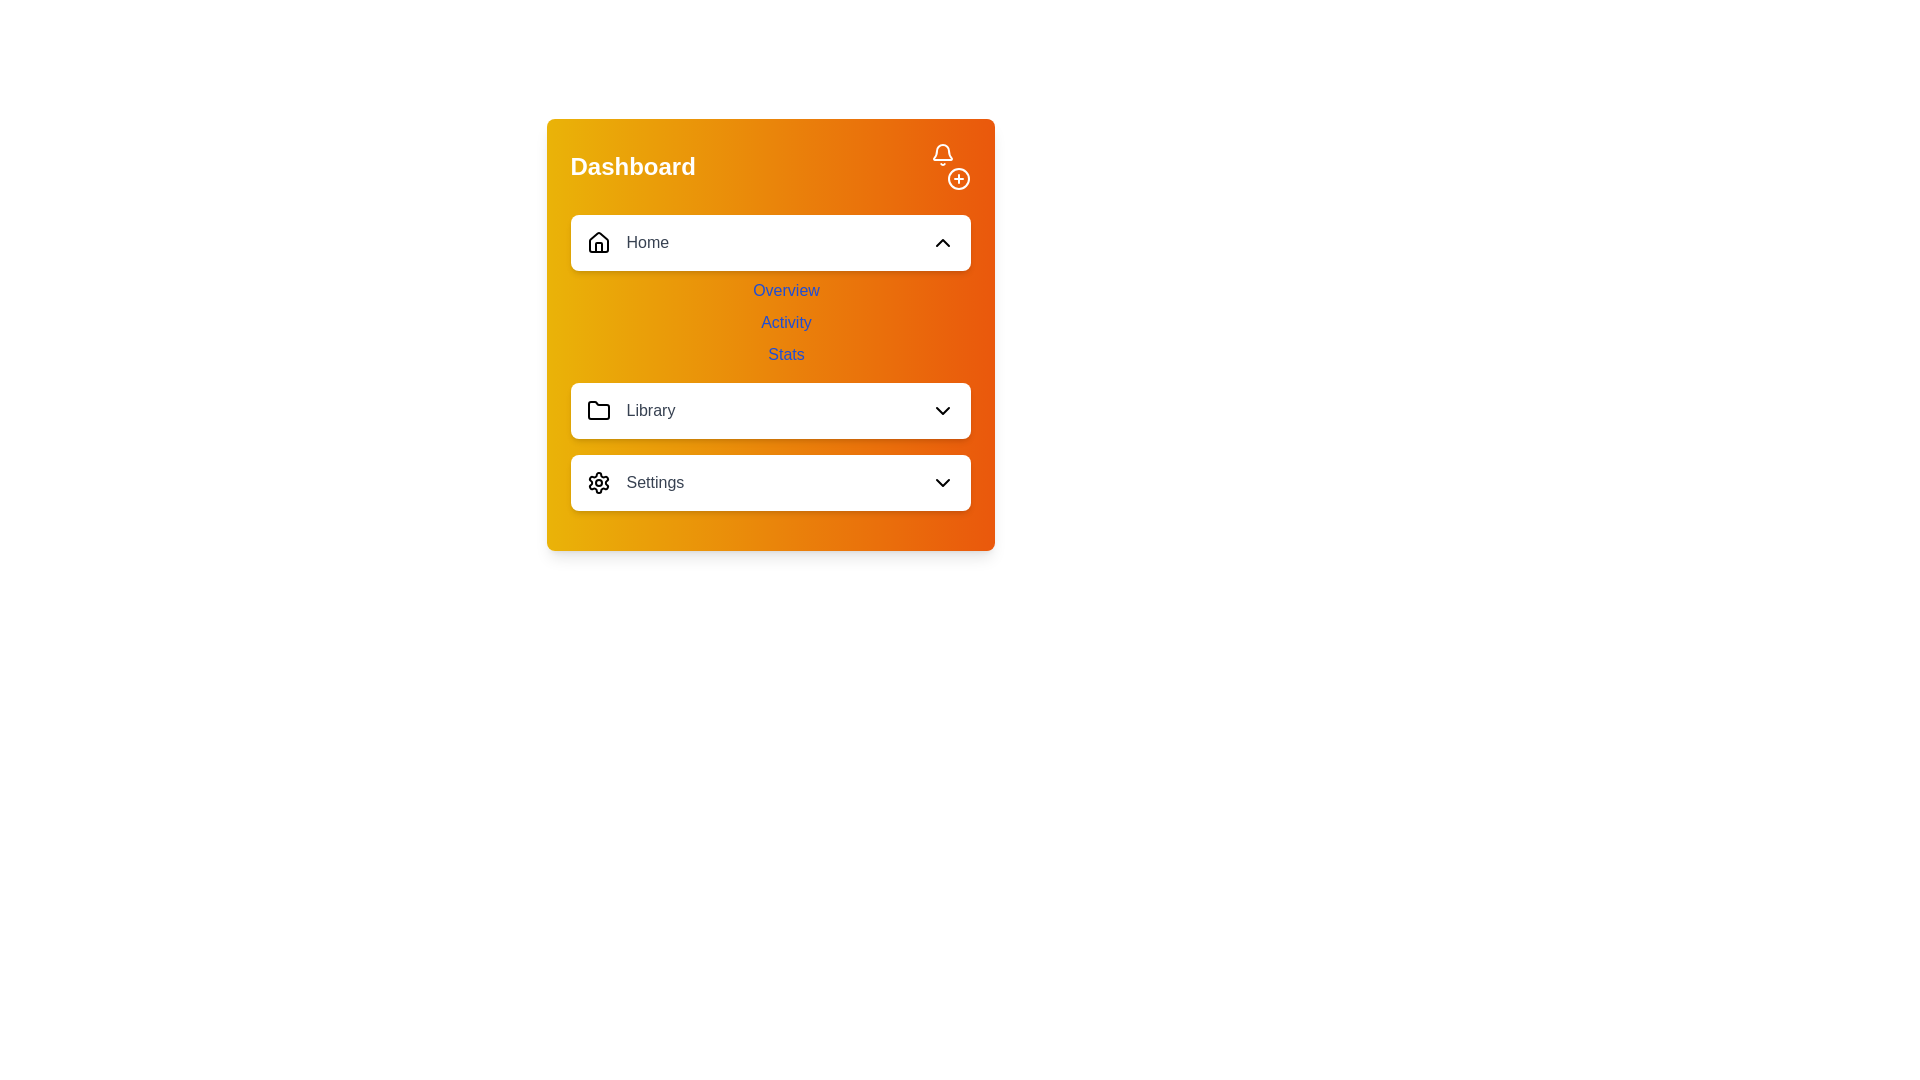 The image size is (1920, 1080). I want to click on the 'Library' button, which is the second selectable item in a vertical list, so click(769, 410).